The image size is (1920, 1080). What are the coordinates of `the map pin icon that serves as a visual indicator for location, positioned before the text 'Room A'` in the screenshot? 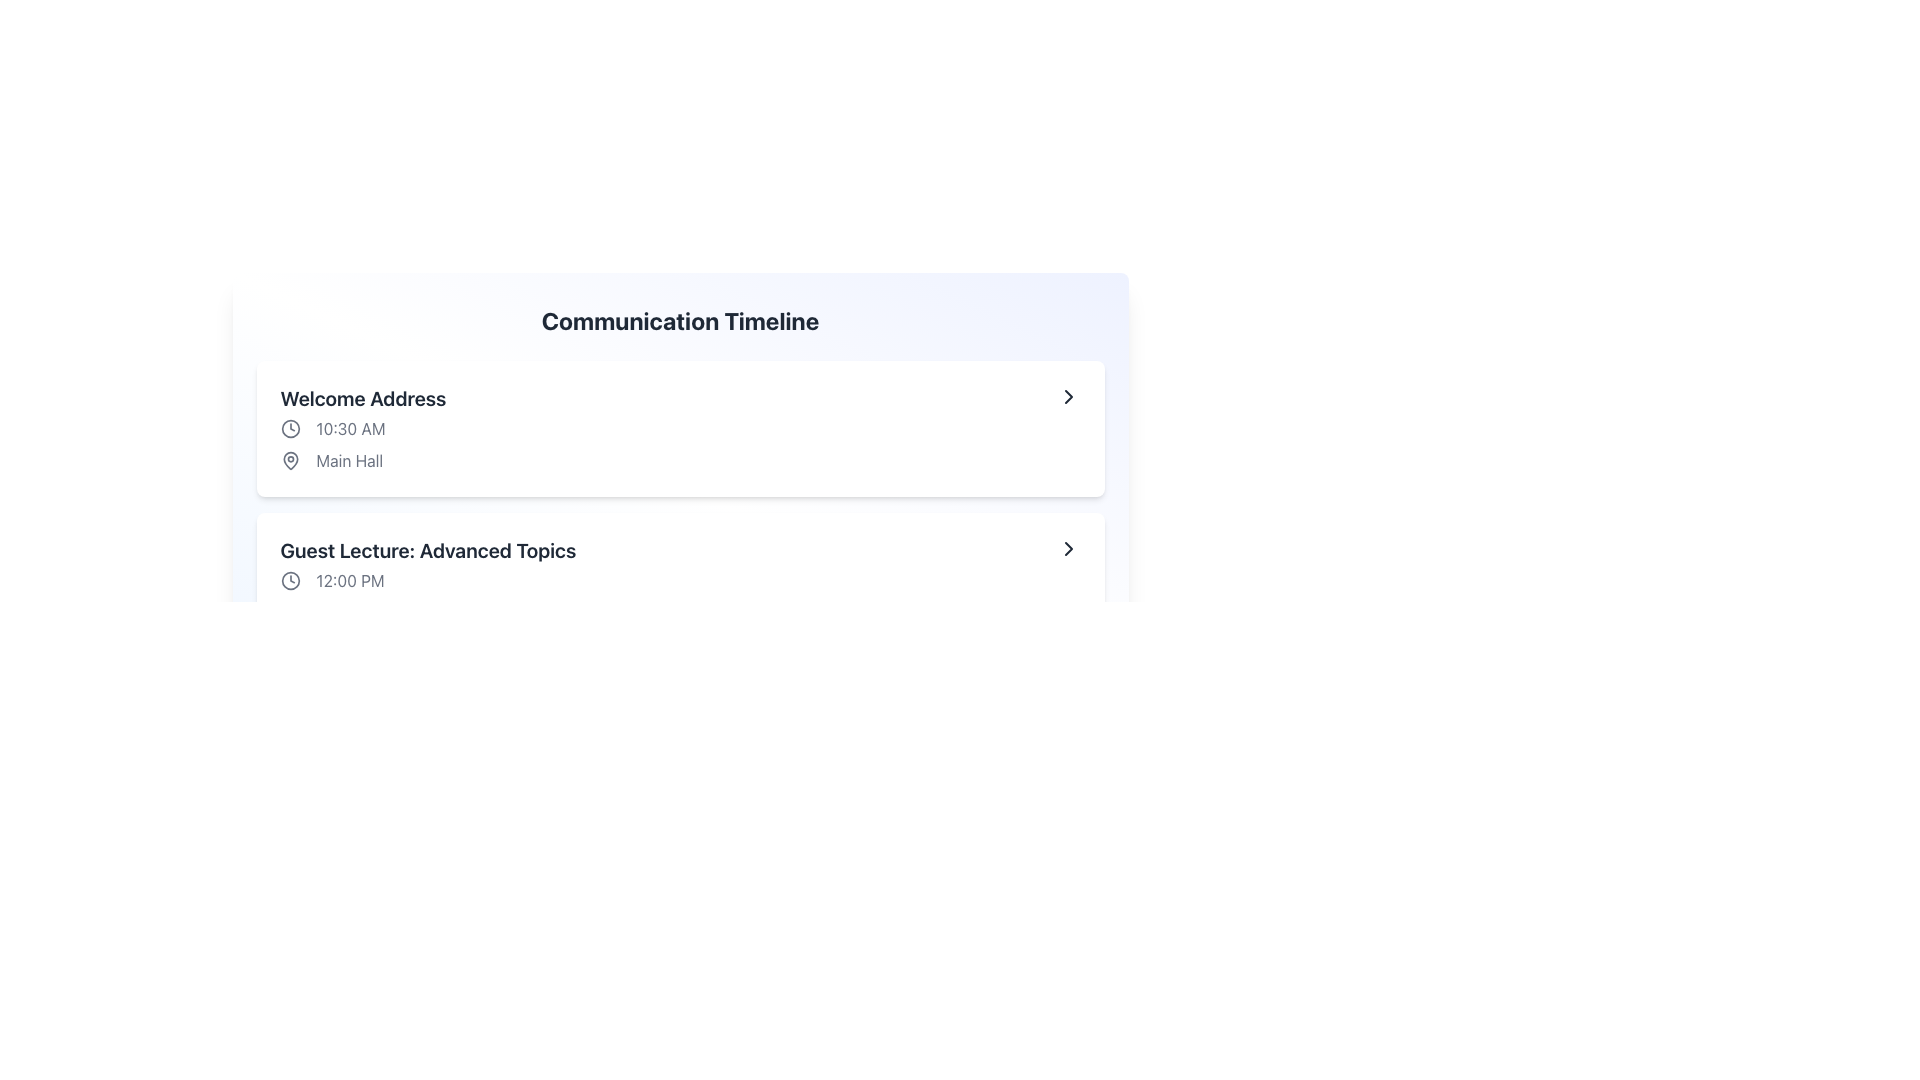 It's located at (289, 612).